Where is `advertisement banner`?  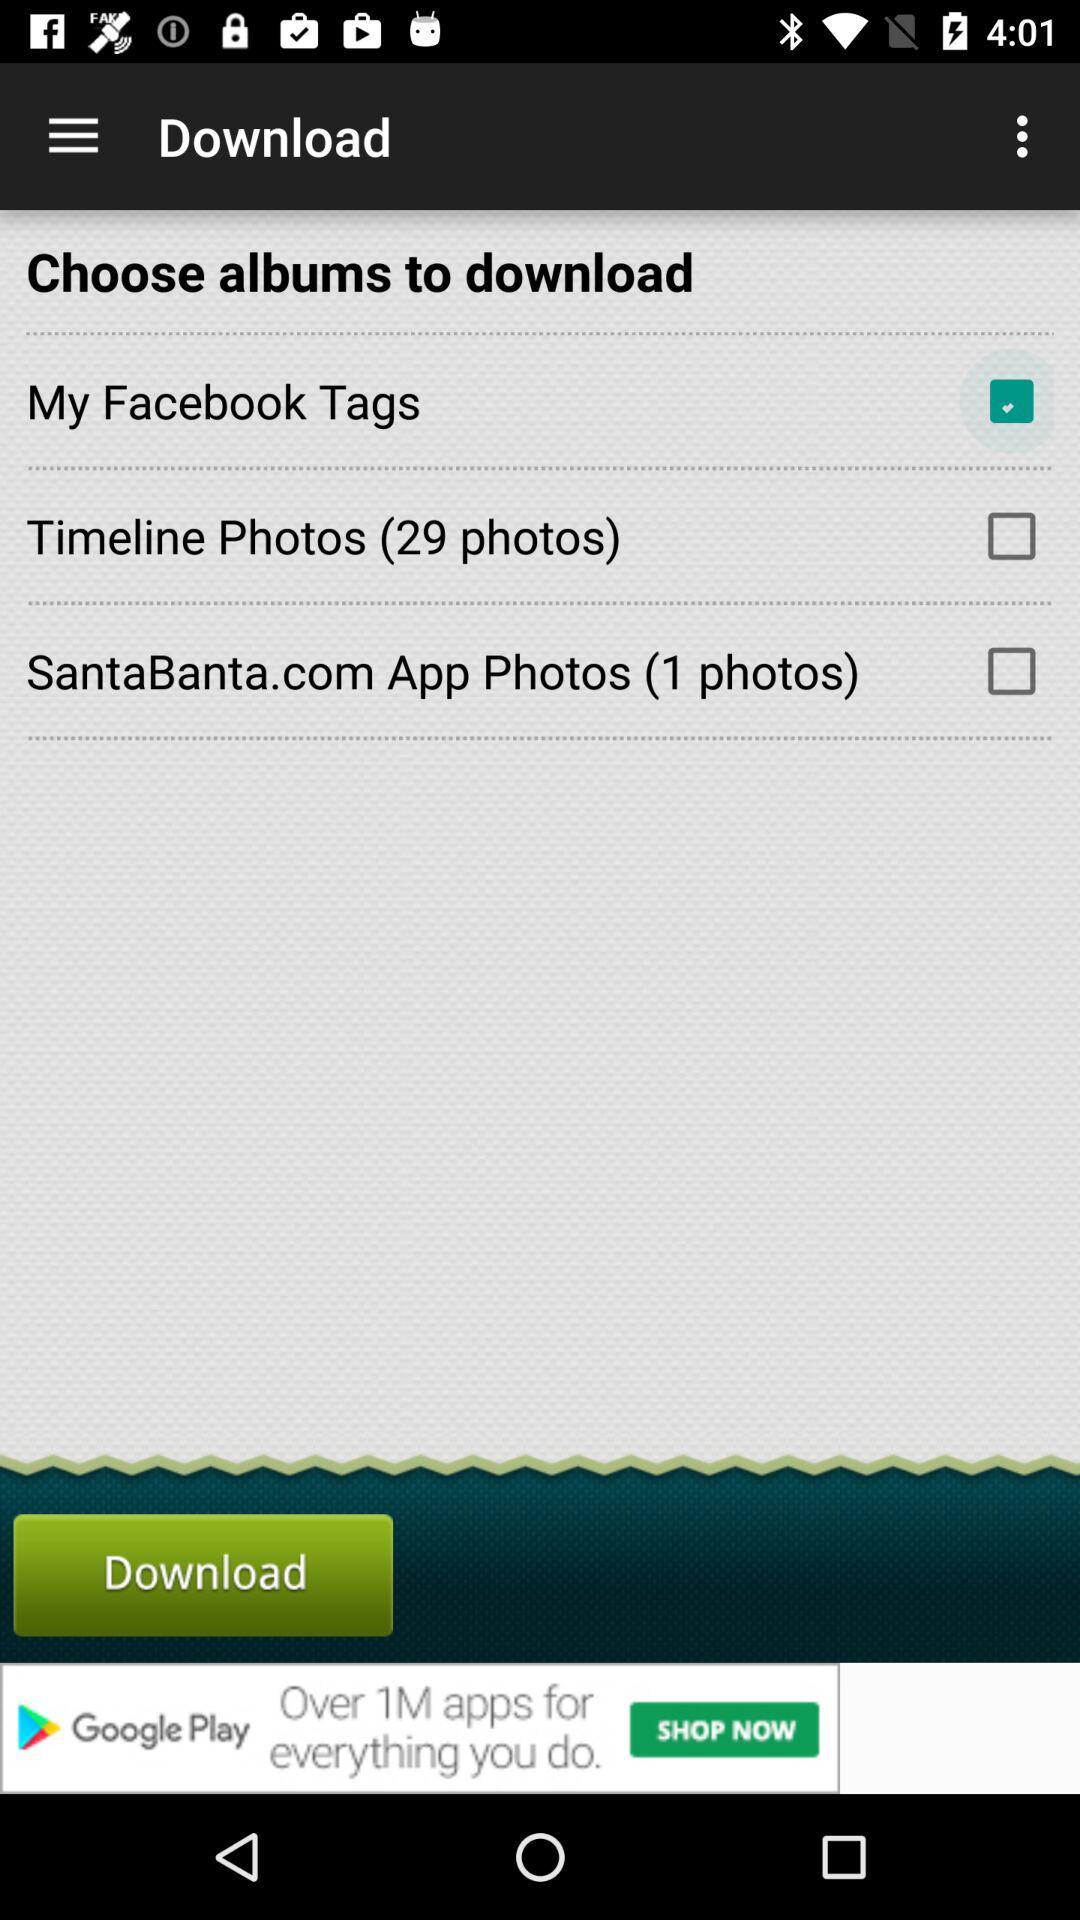
advertisement banner is located at coordinates (540, 1727).